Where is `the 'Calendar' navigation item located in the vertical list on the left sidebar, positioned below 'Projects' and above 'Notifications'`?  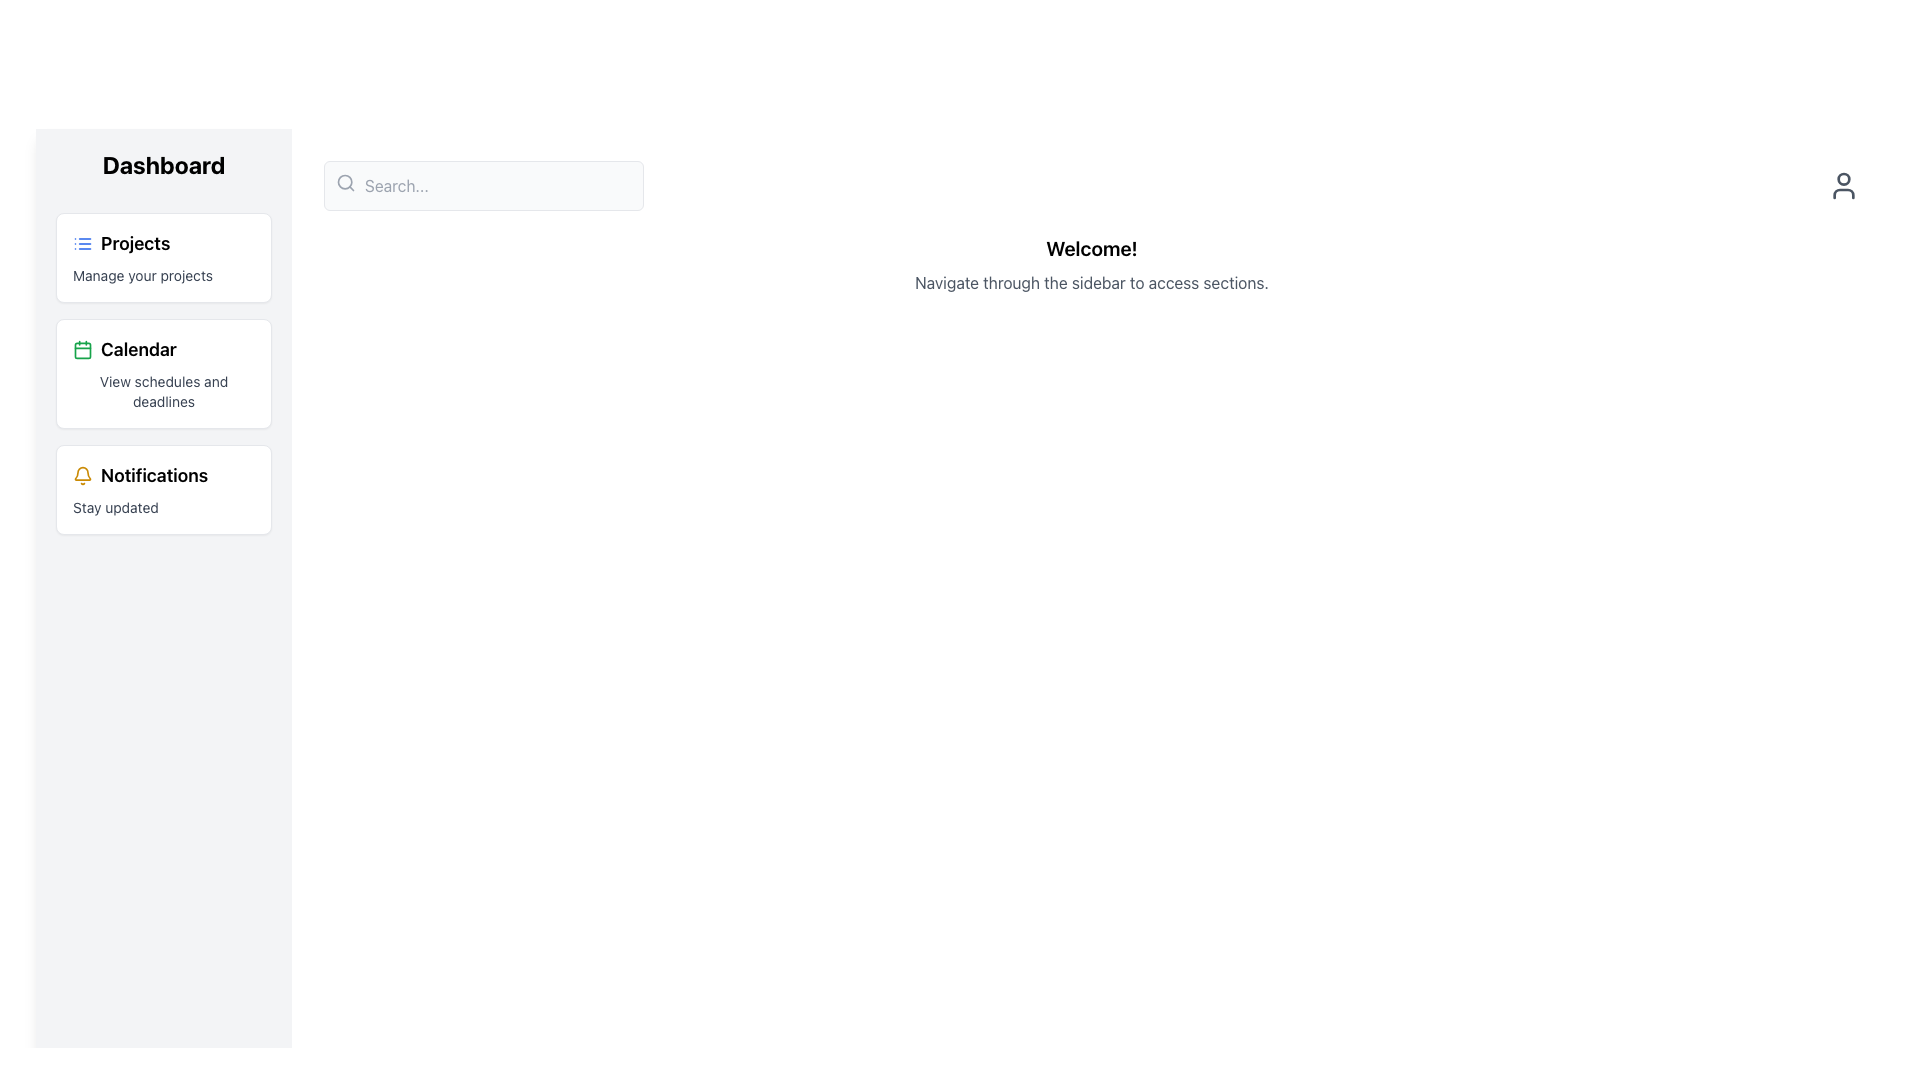 the 'Calendar' navigation item located in the vertical list on the left sidebar, positioned below 'Projects' and above 'Notifications' is located at coordinates (163, 374).